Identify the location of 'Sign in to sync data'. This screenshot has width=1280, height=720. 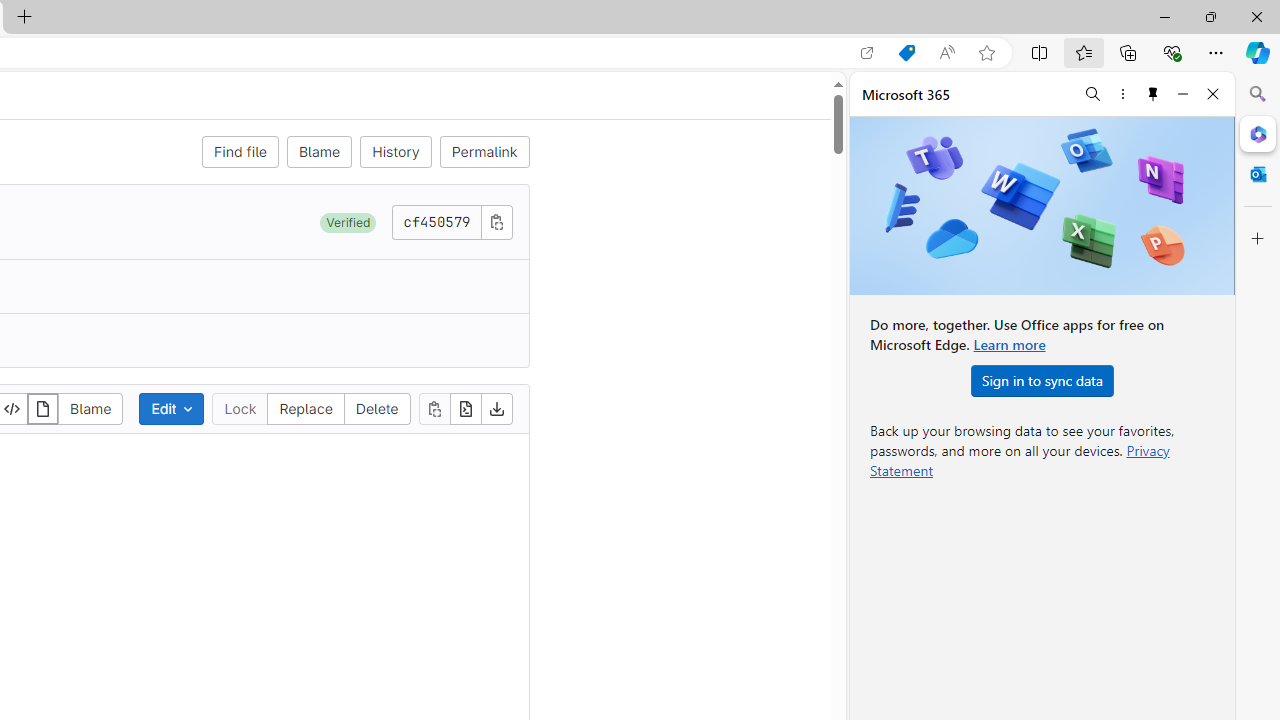
(1041, 380).